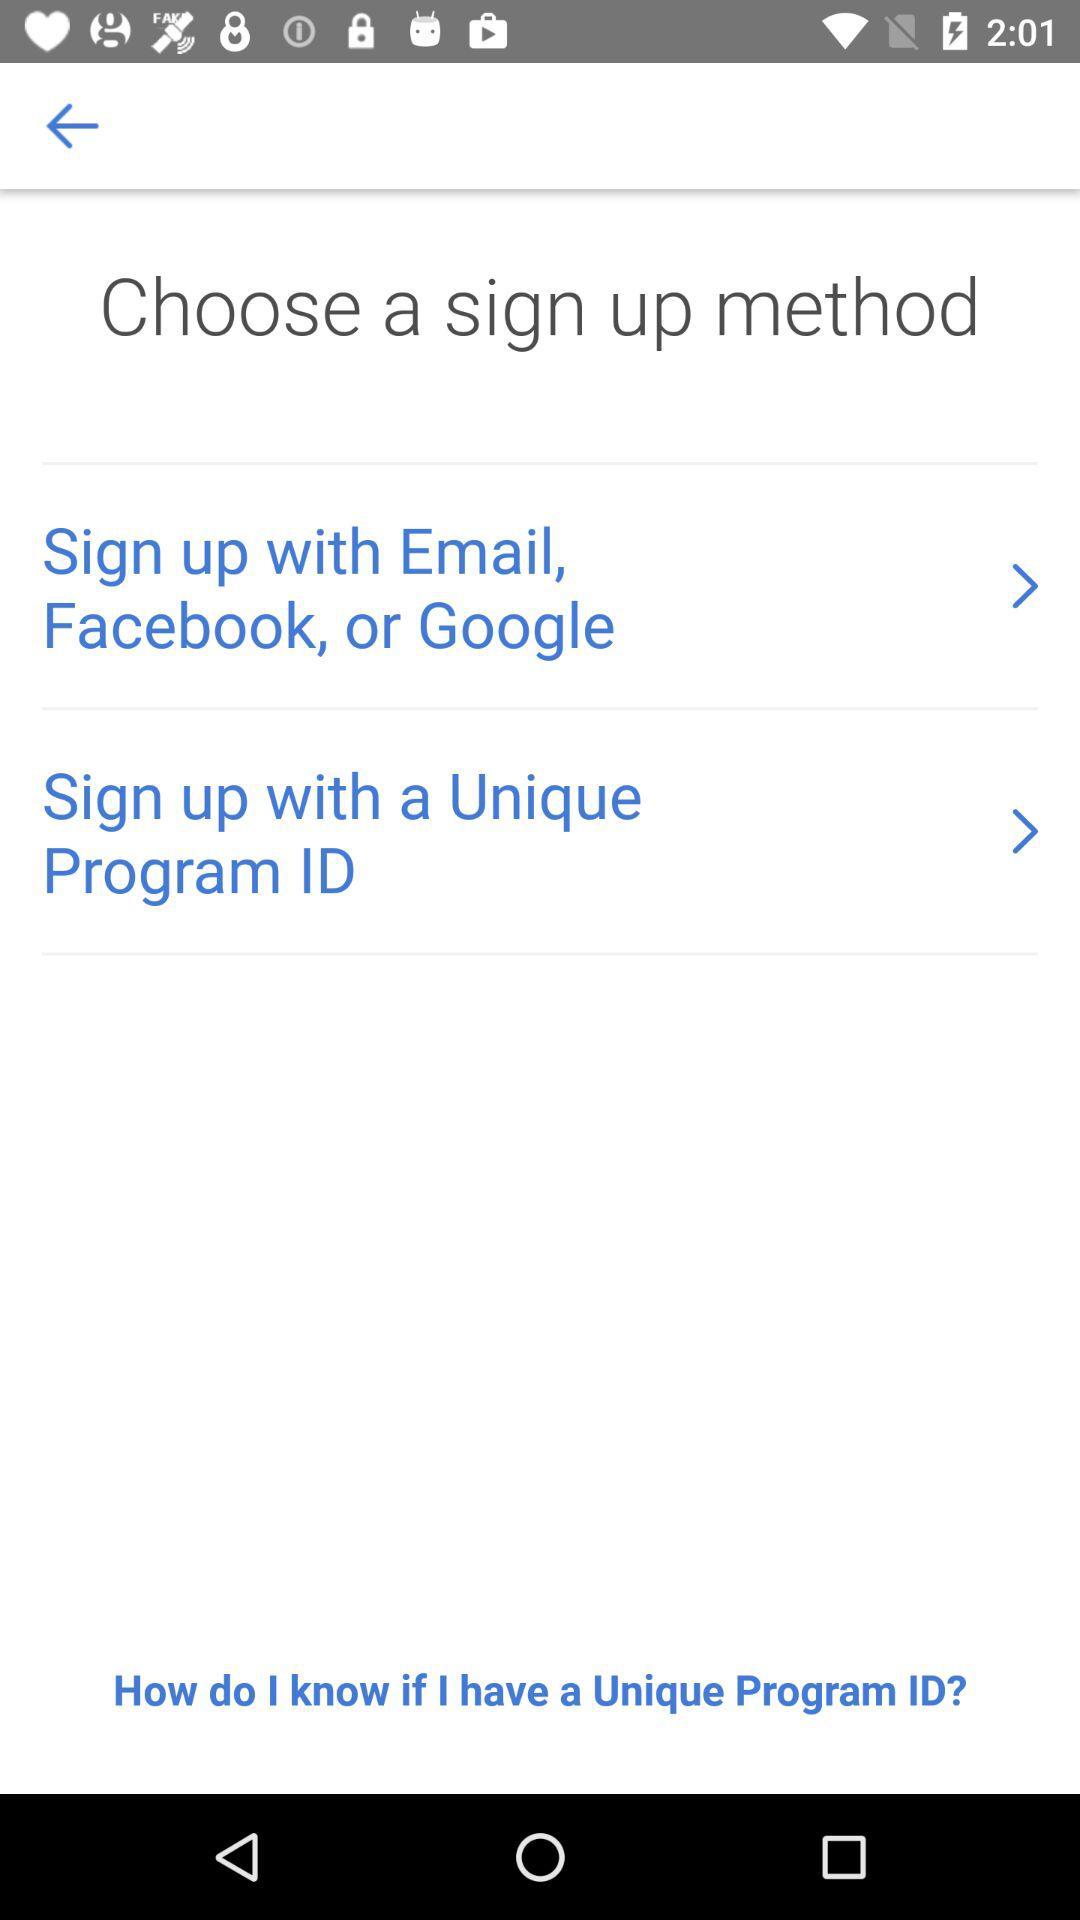  What do you see at coordinates (540, 1688) in the screenshot?
I see `the how do i icon` at bounding box center [540, 1688].